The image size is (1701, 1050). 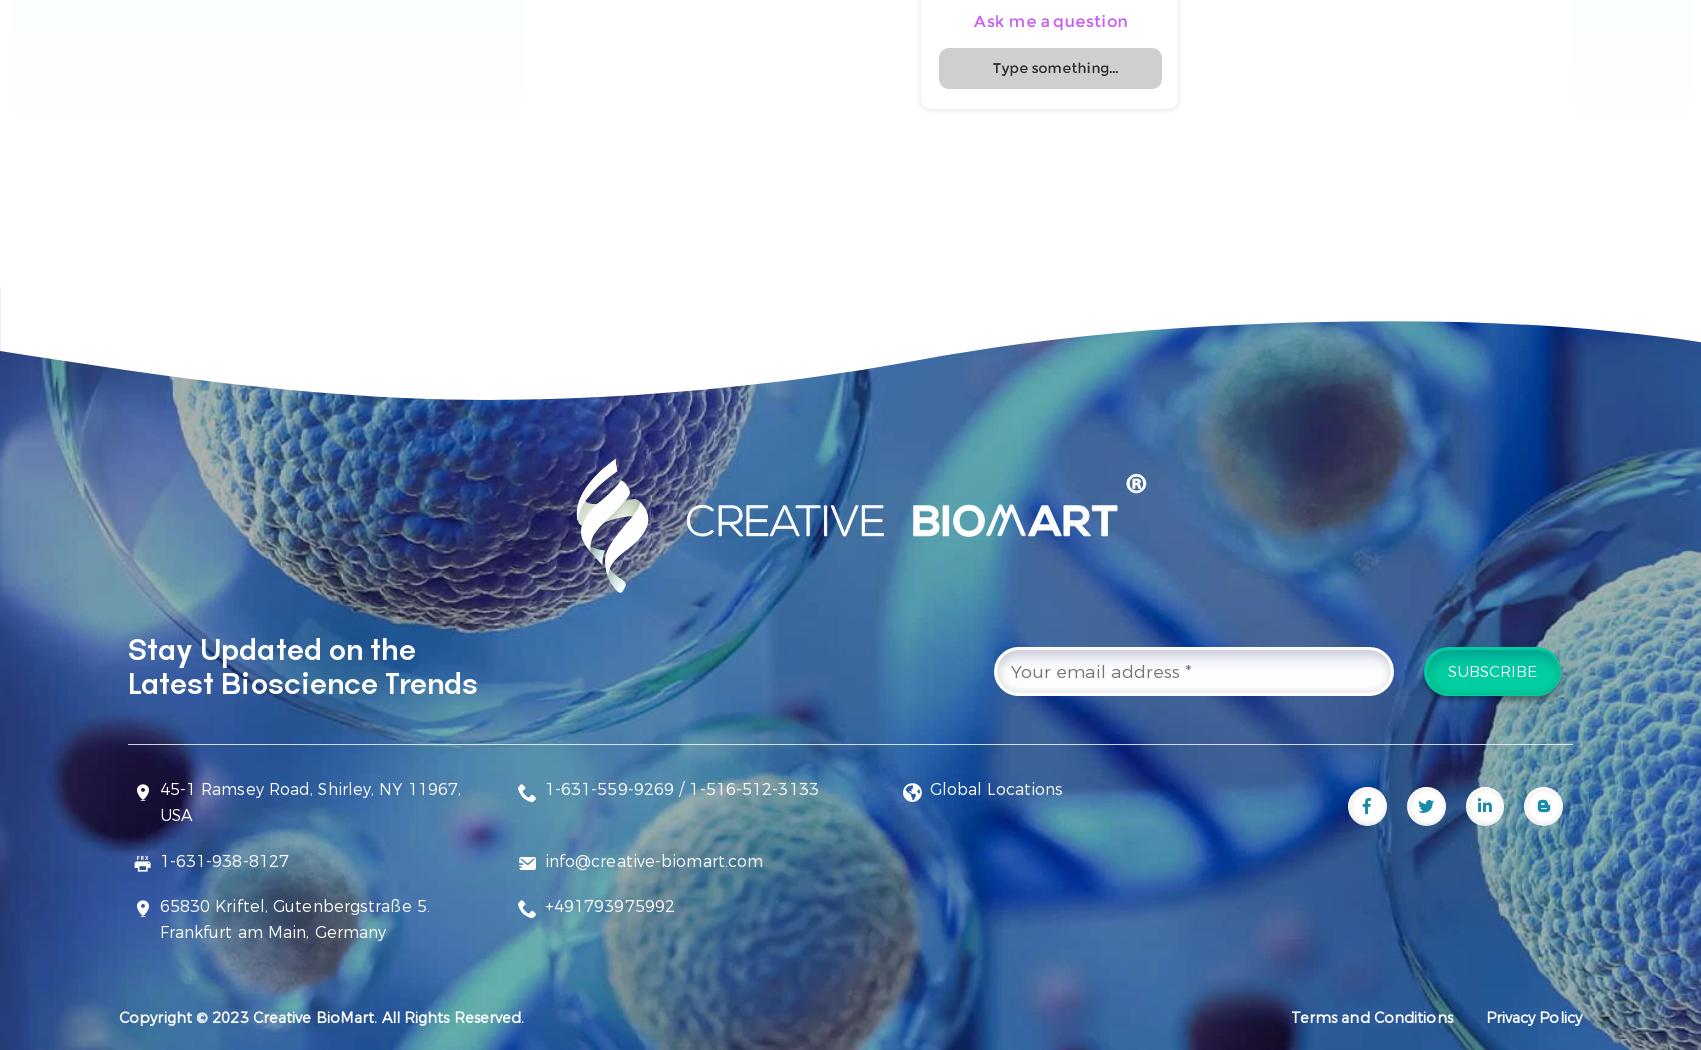 What do you see at coordinates (321, 1016) in the screenshot?
I see `'Copyright © 2023 Creative BioMart. All Rights Reserved.'` at bounding box center [321, 1016].